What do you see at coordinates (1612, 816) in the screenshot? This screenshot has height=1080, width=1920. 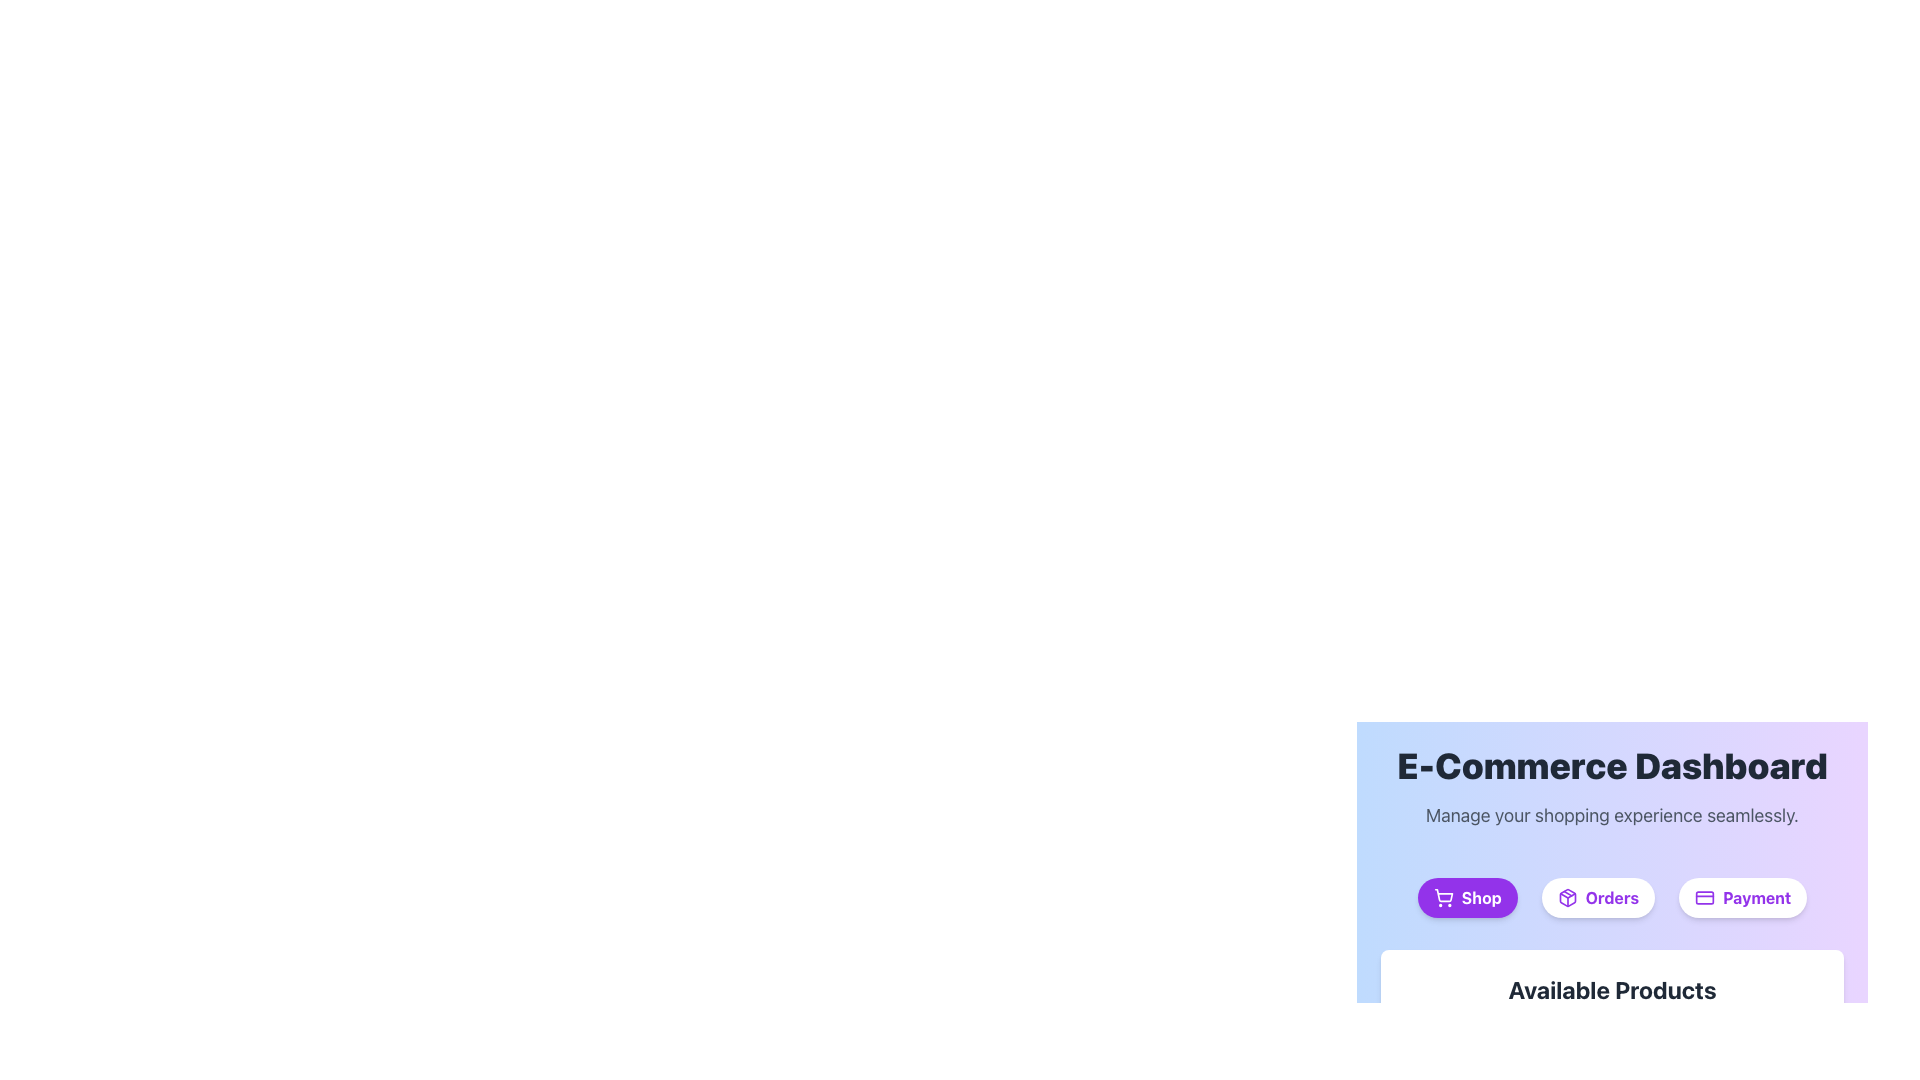 I see `text 'Manage your shopping experience seamlessly.' displayed in gray font below the heading 'E-Commerce Dashboard'` at bounding box center [1612, 816].